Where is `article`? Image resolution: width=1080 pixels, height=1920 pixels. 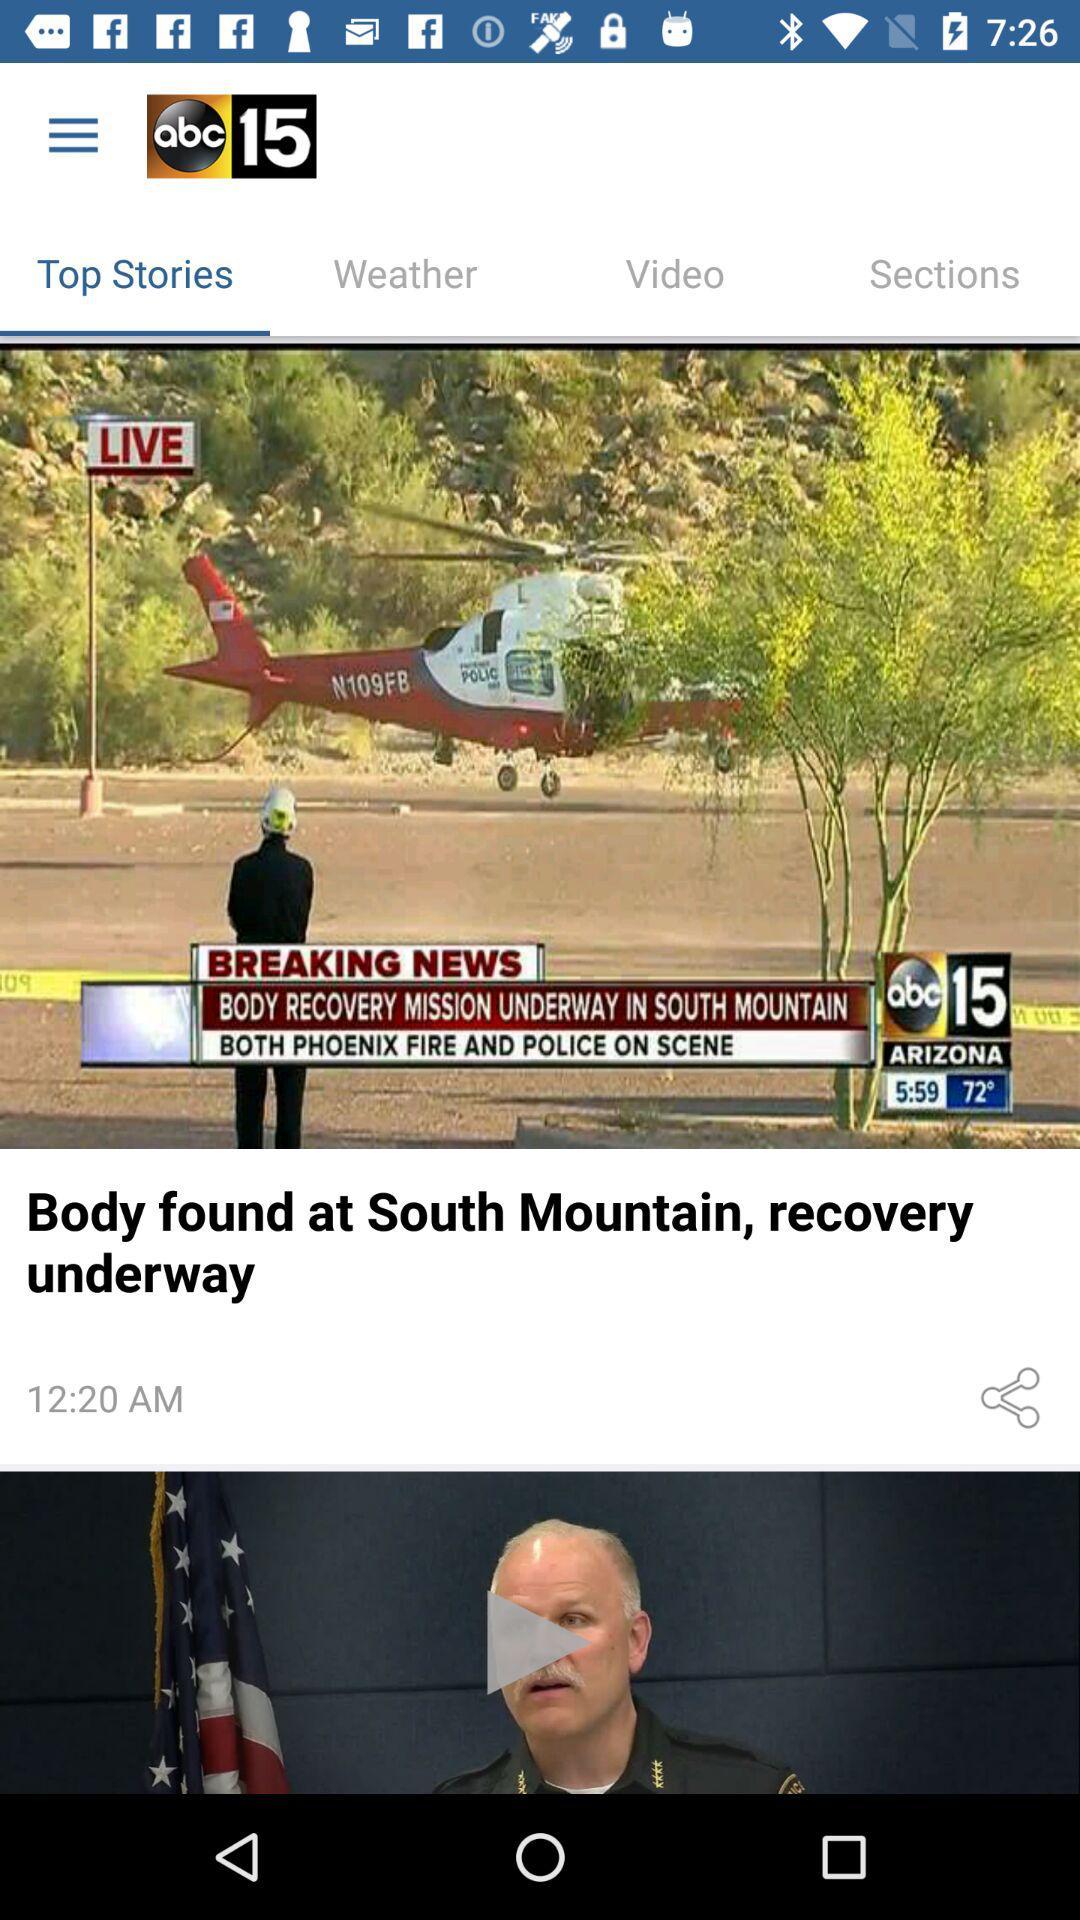 article is located at coordinates (540, 745).